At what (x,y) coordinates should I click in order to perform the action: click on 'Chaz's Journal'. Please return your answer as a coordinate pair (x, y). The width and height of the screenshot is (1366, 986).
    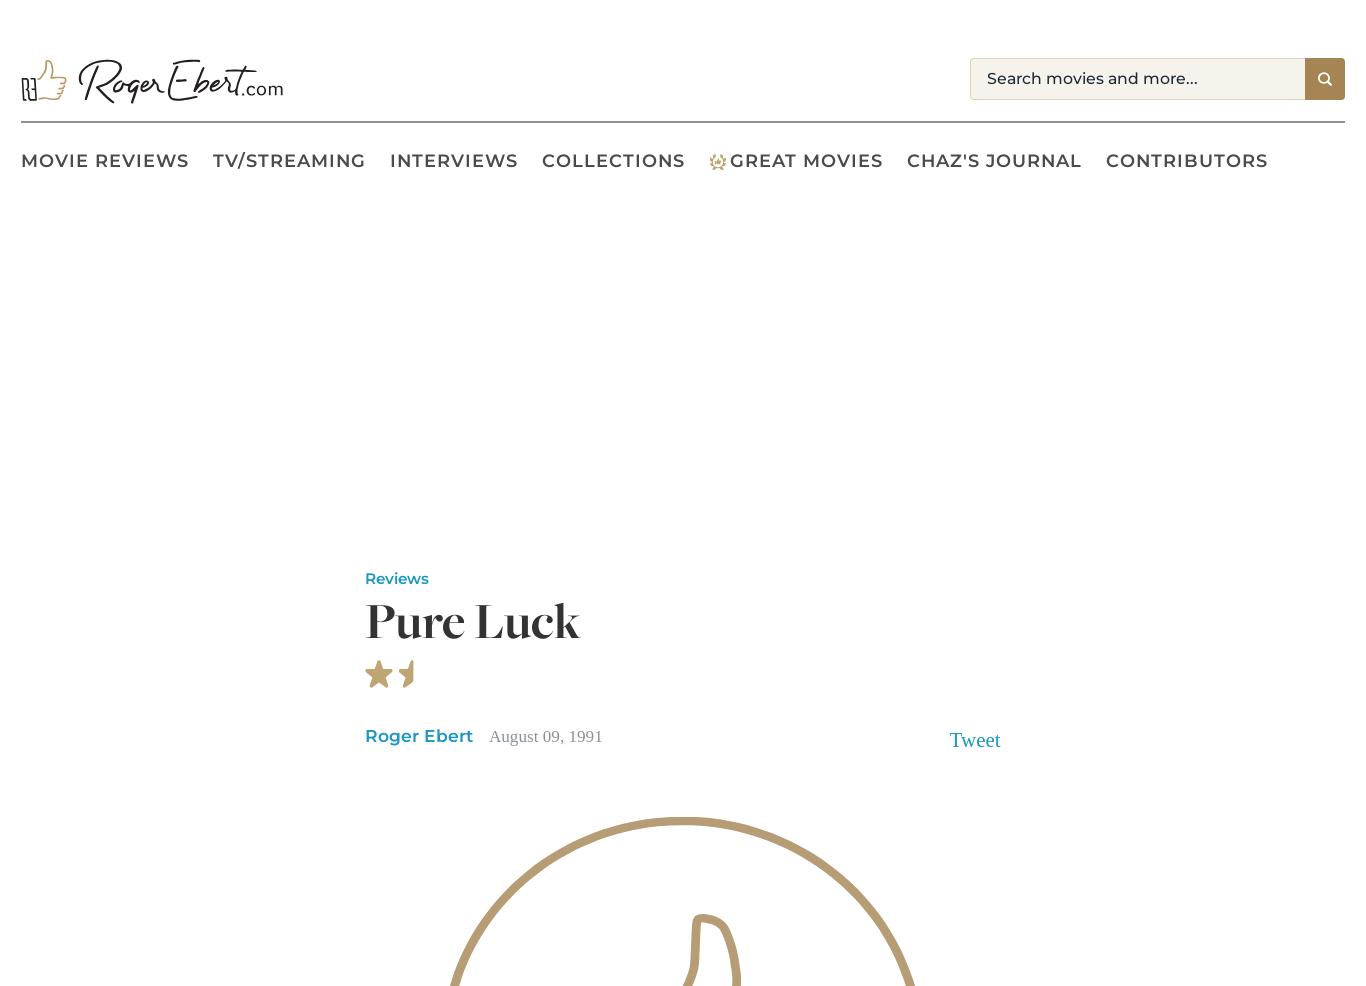
    Looking at the image, I should click on (905, 160).